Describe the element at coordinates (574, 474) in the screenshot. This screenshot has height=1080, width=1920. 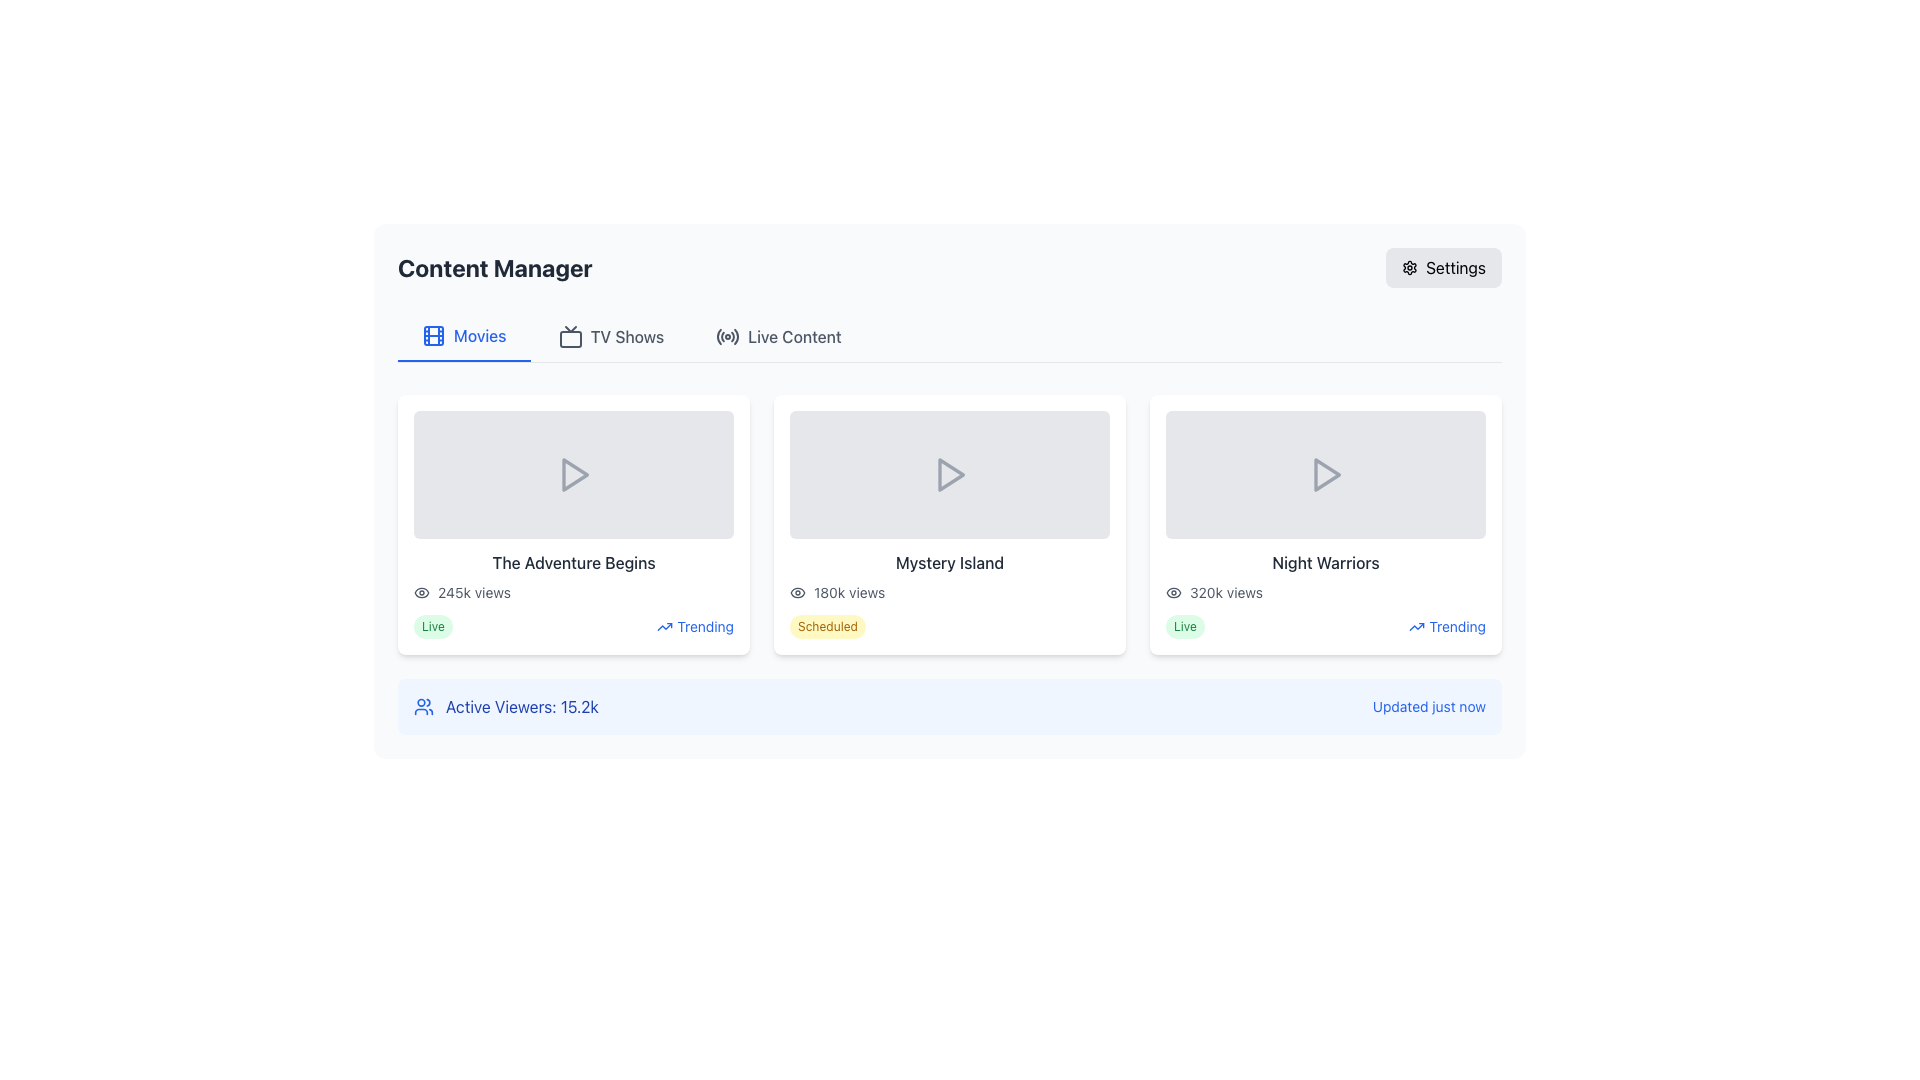
I see `the play button icon located in the middle of the first media card titled 'The Adventure Begins'` at that location.